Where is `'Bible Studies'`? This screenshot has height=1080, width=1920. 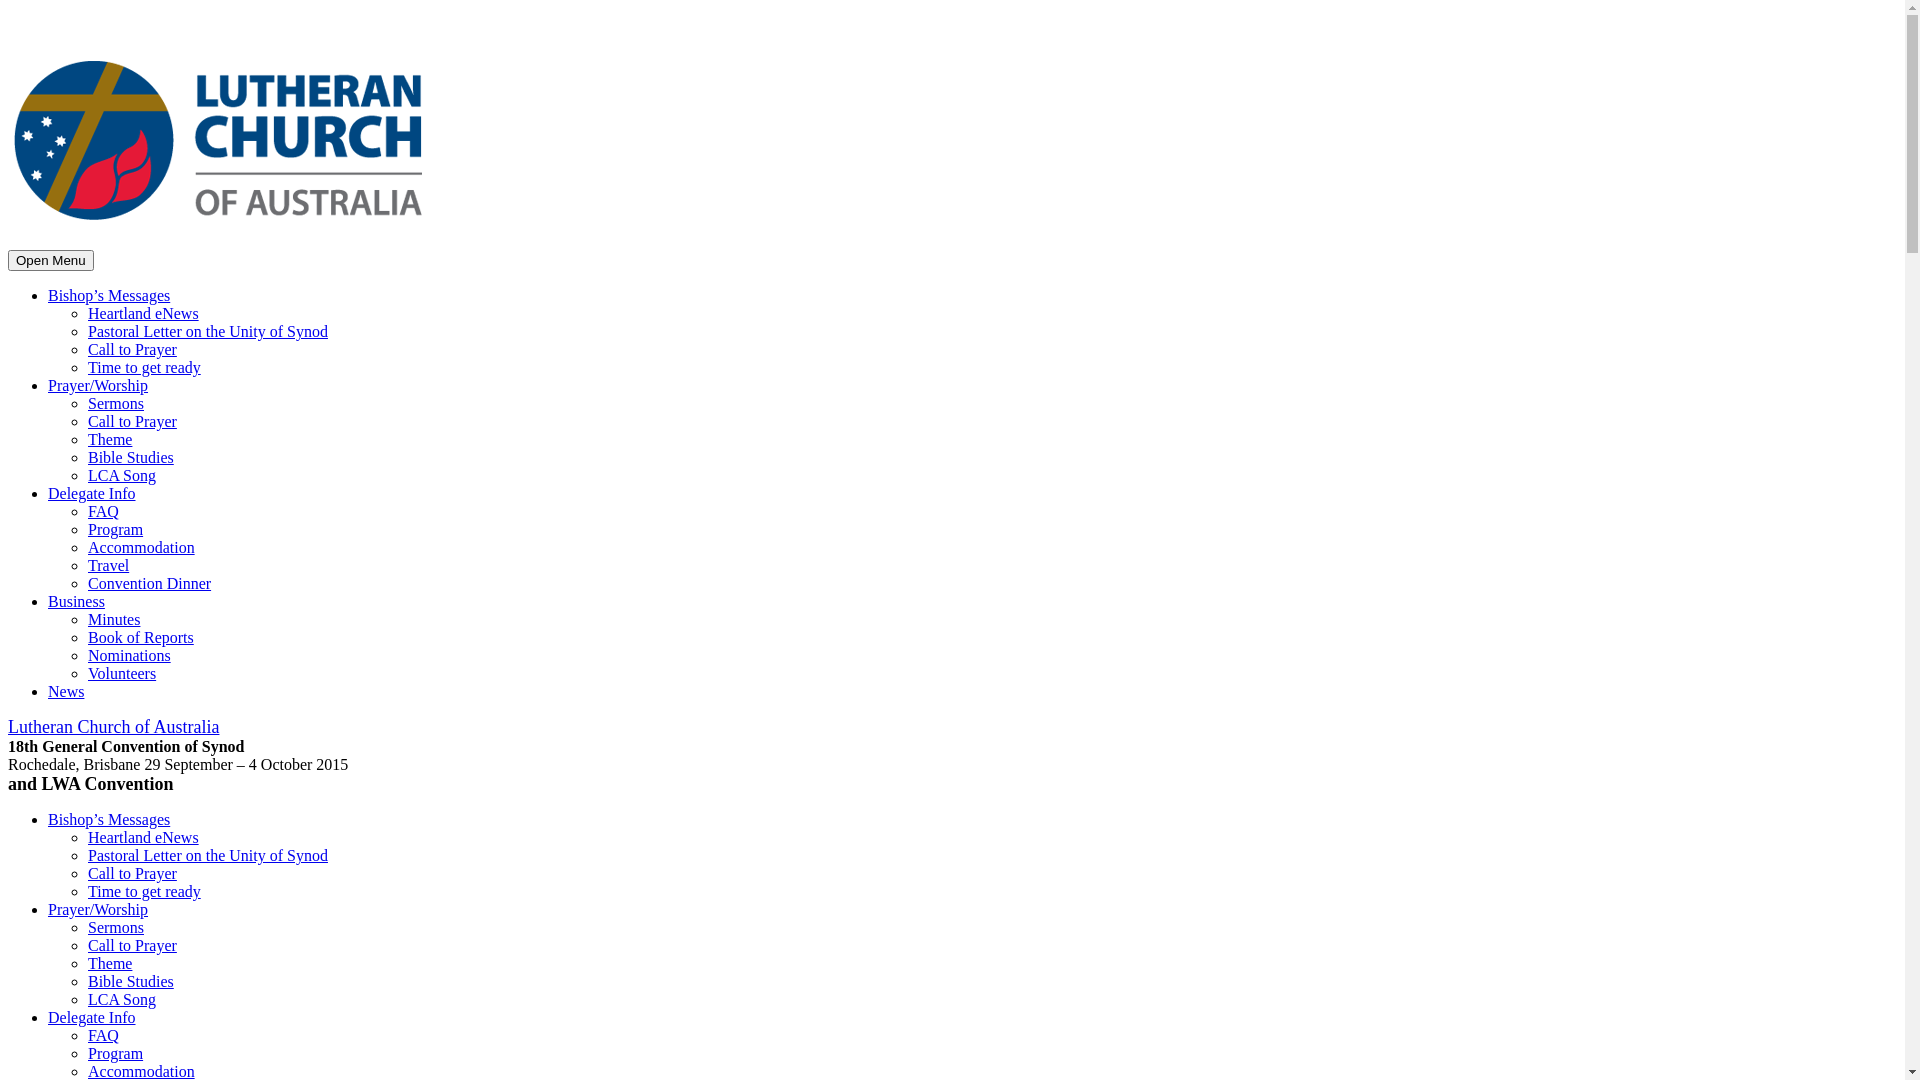 'Bible Studies' is located at coordinates (86, 980).